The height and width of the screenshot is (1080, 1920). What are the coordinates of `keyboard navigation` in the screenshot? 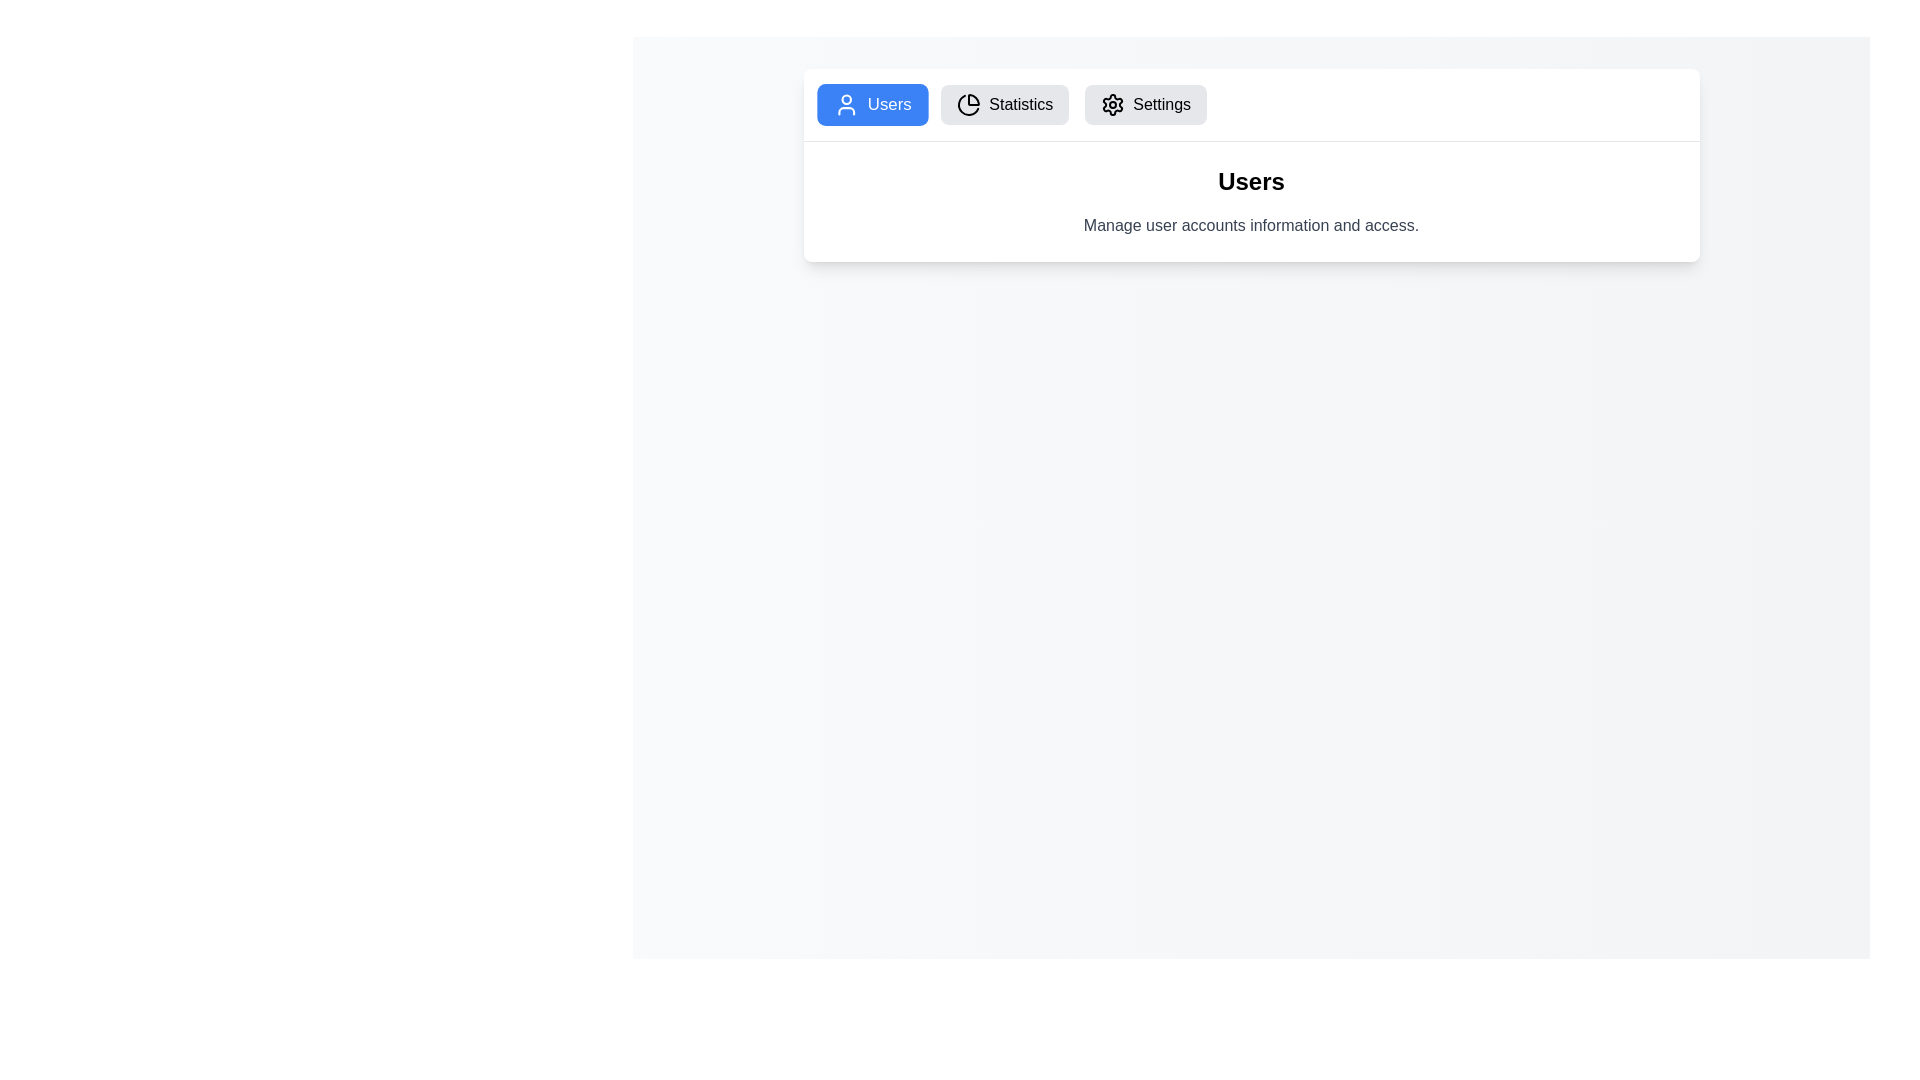 It's located at (1112, 104).